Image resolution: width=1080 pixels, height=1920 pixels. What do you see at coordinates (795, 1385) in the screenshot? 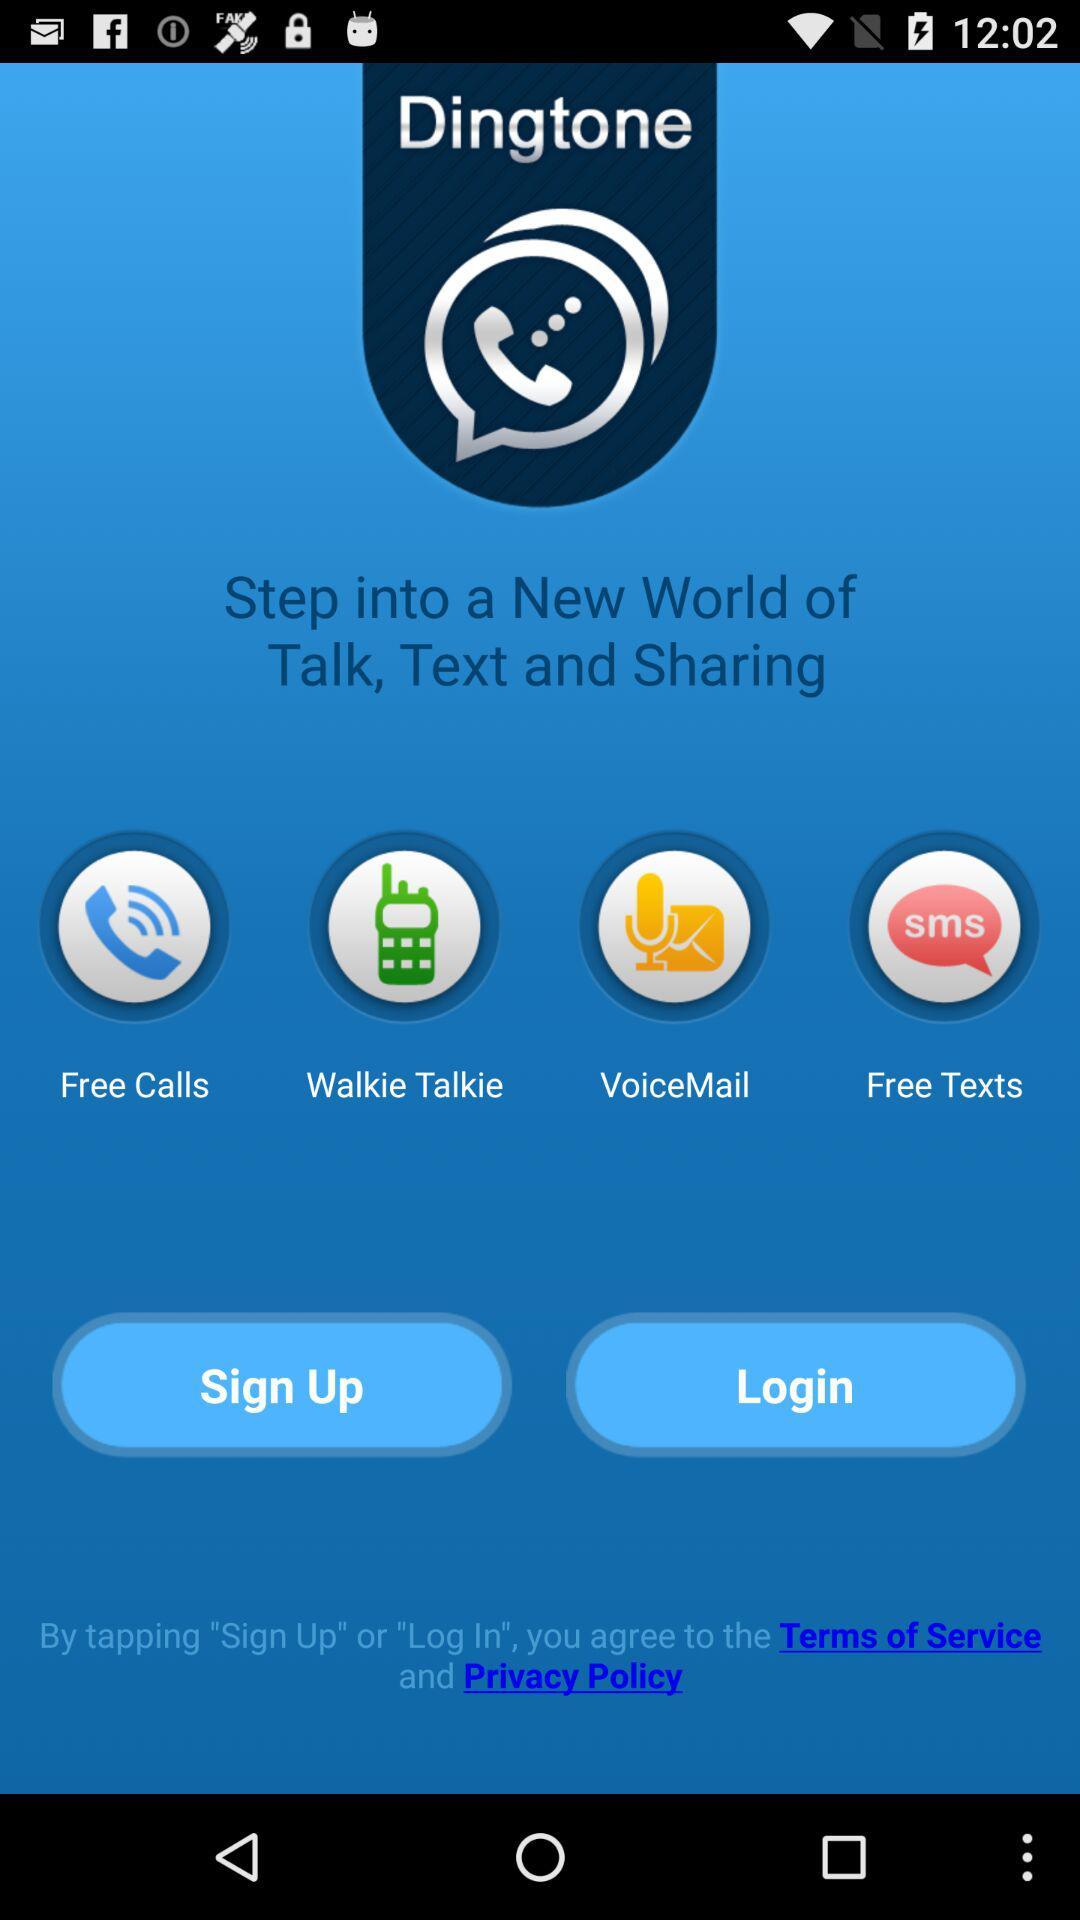
I see `the button next to the sign up button` at bounding box center [795, 1385].